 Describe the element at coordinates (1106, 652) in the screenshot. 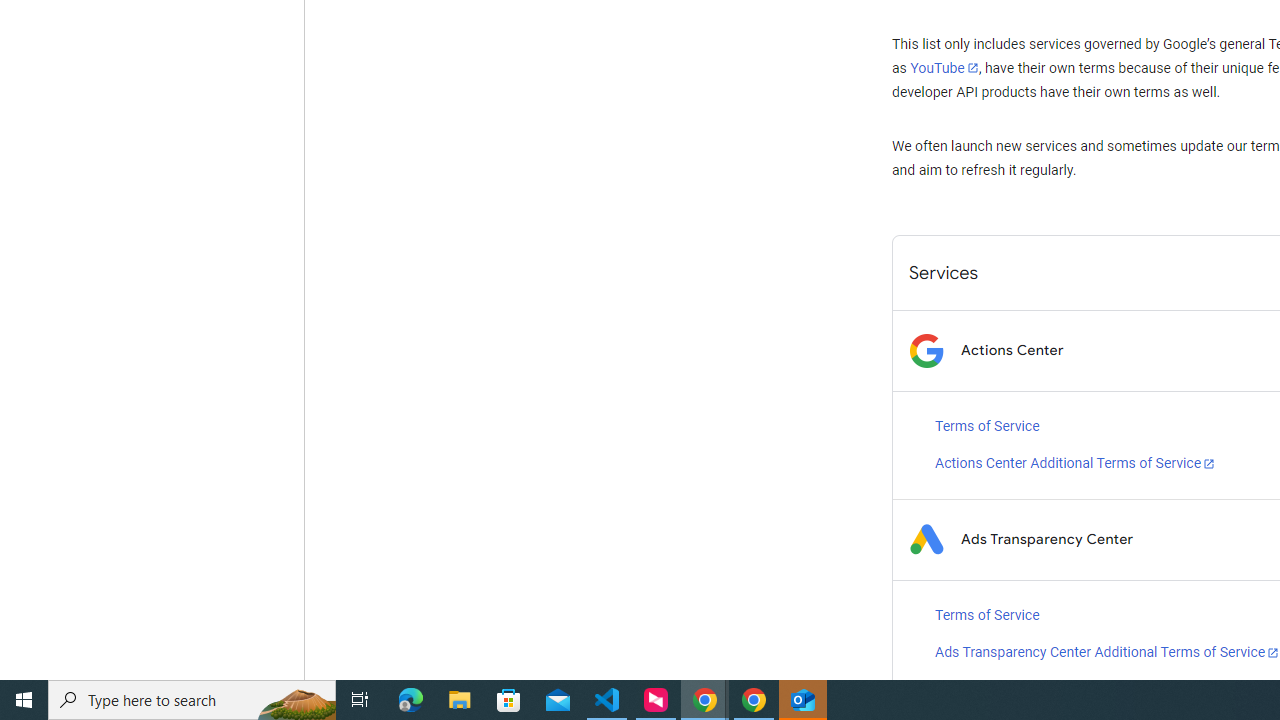

I see `'Ads Transparency Center Additional Terms of Service'` at that location.